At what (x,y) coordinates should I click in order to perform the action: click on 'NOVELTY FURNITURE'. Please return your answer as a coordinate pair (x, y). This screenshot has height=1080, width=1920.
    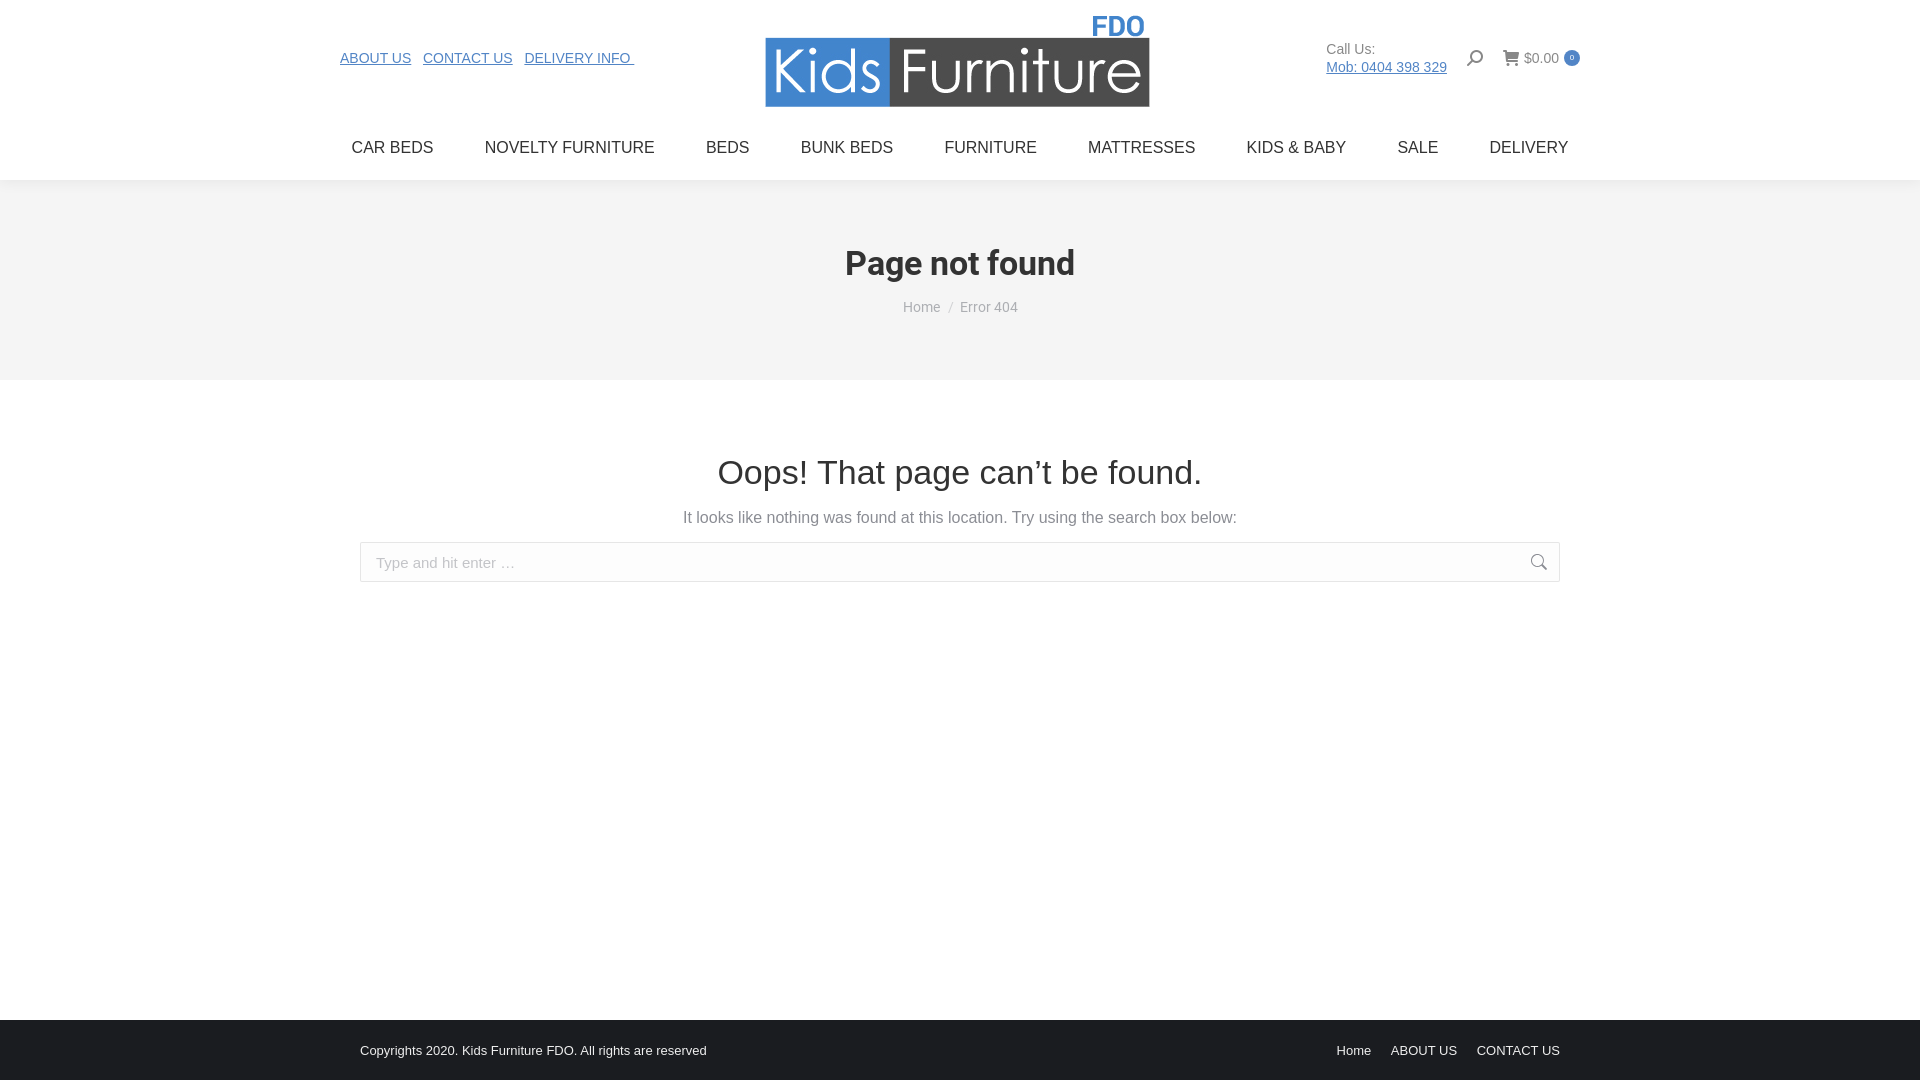
    Looking at the image, I should click on (568, 146).